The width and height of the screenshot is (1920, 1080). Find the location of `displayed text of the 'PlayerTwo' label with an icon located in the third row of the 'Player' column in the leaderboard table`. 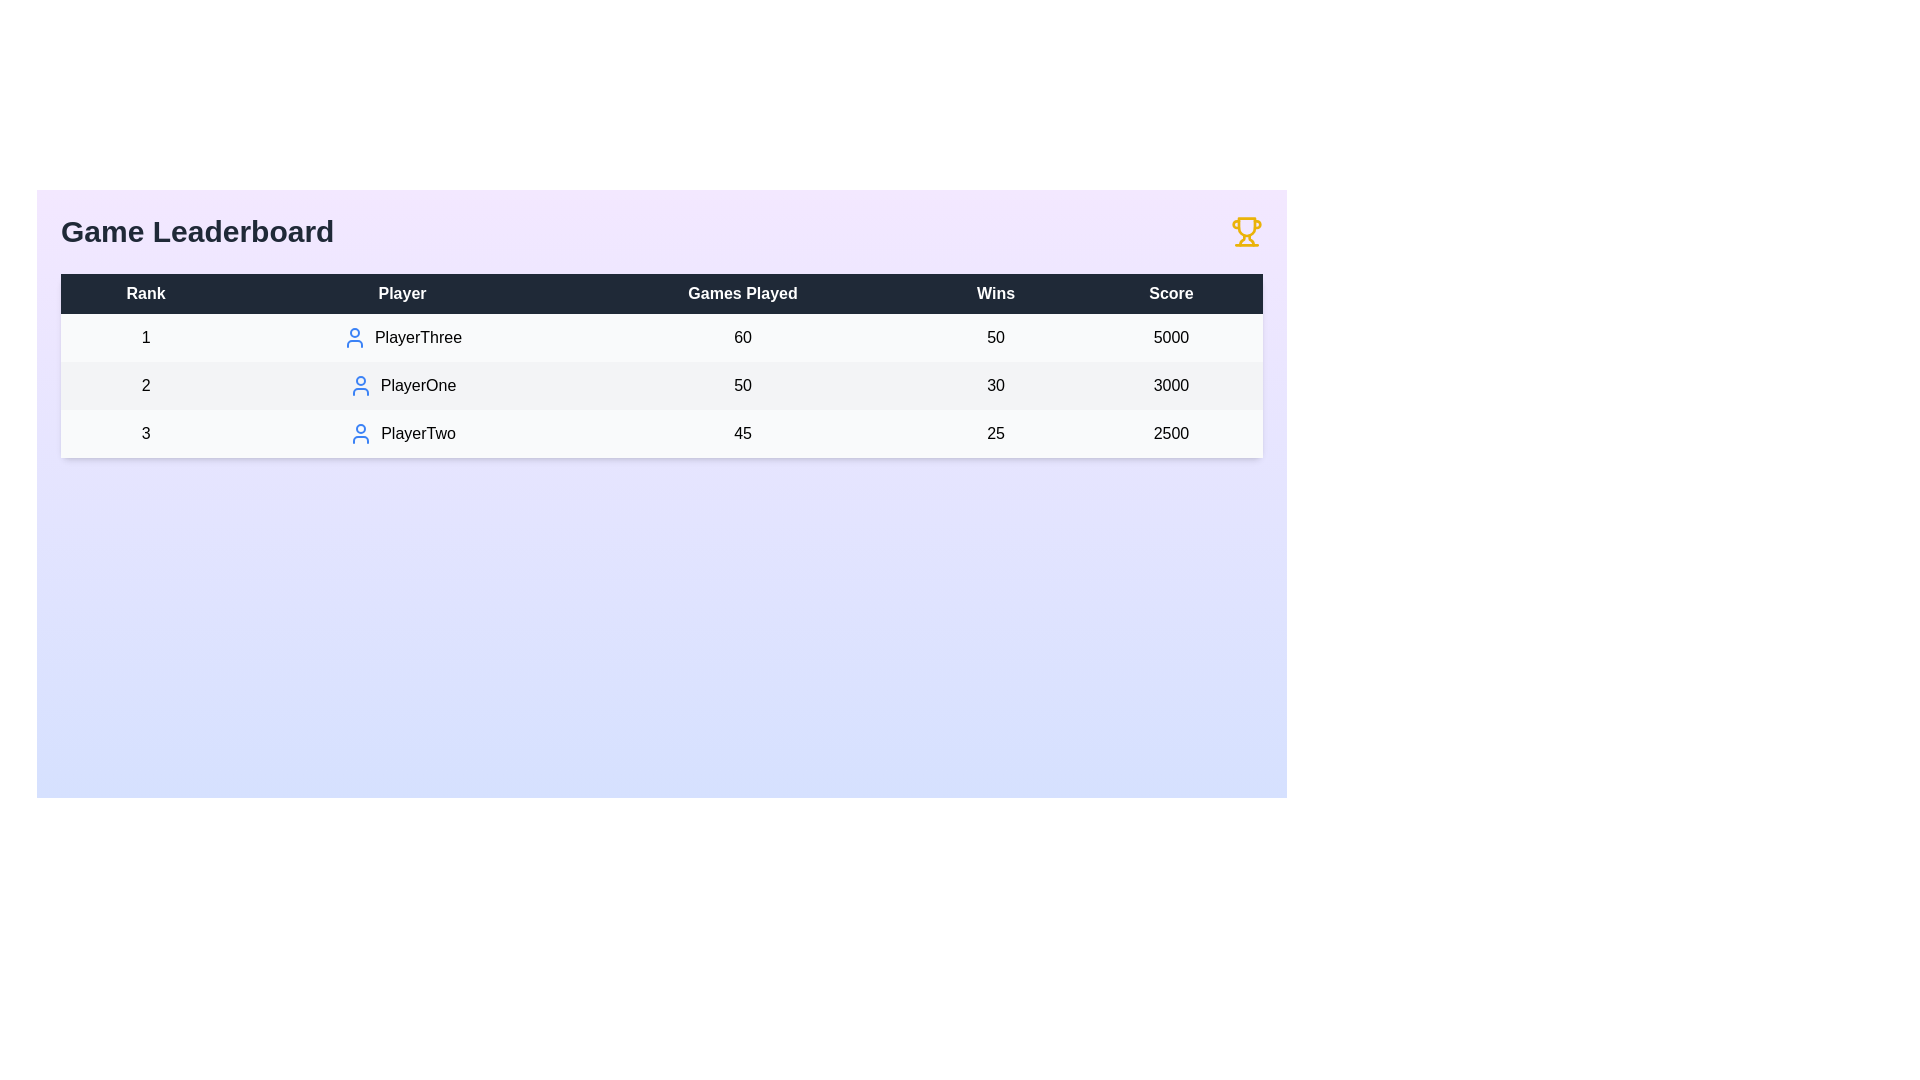

displayed text of the 'PlayerTwo' label with an icon located in the third row of the 'Player' column in the leaderboard table is located at coordinates (401, 433).